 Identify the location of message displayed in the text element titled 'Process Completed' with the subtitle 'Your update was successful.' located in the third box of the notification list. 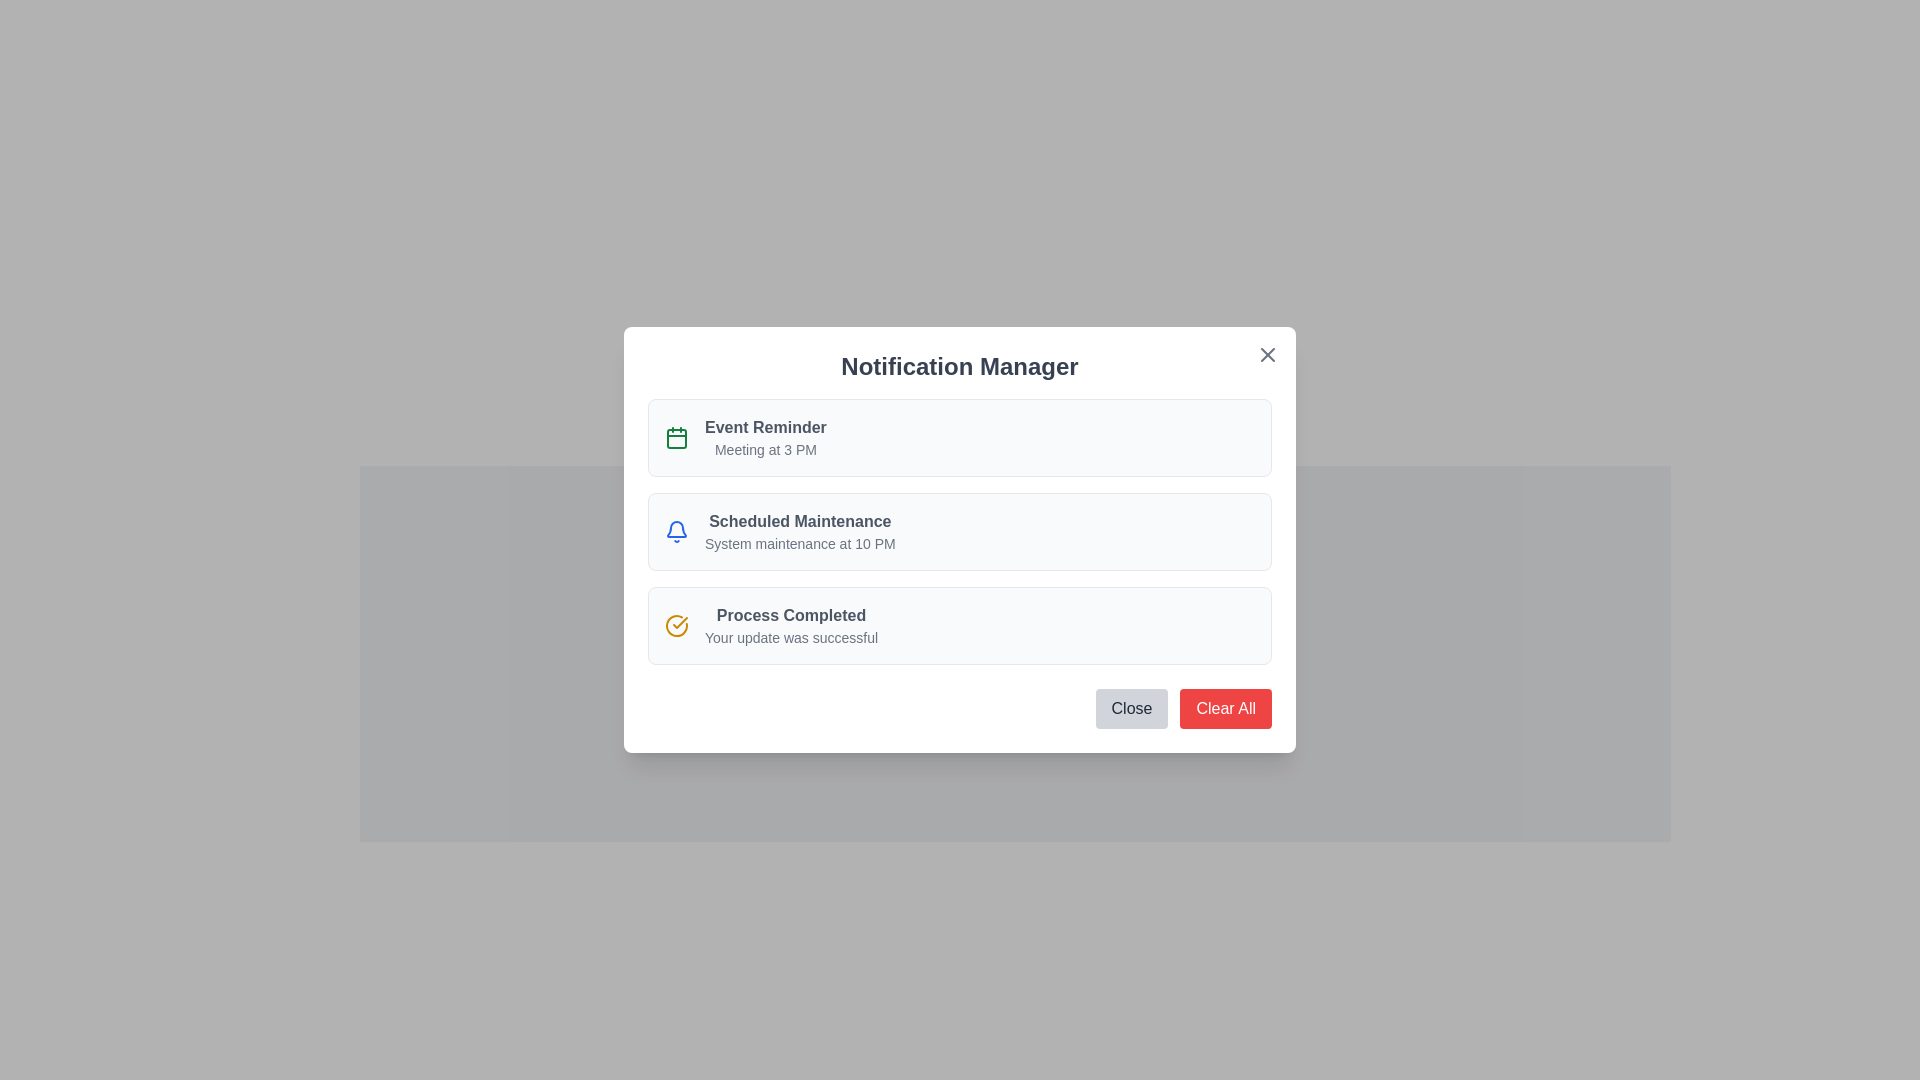
(790, 624).